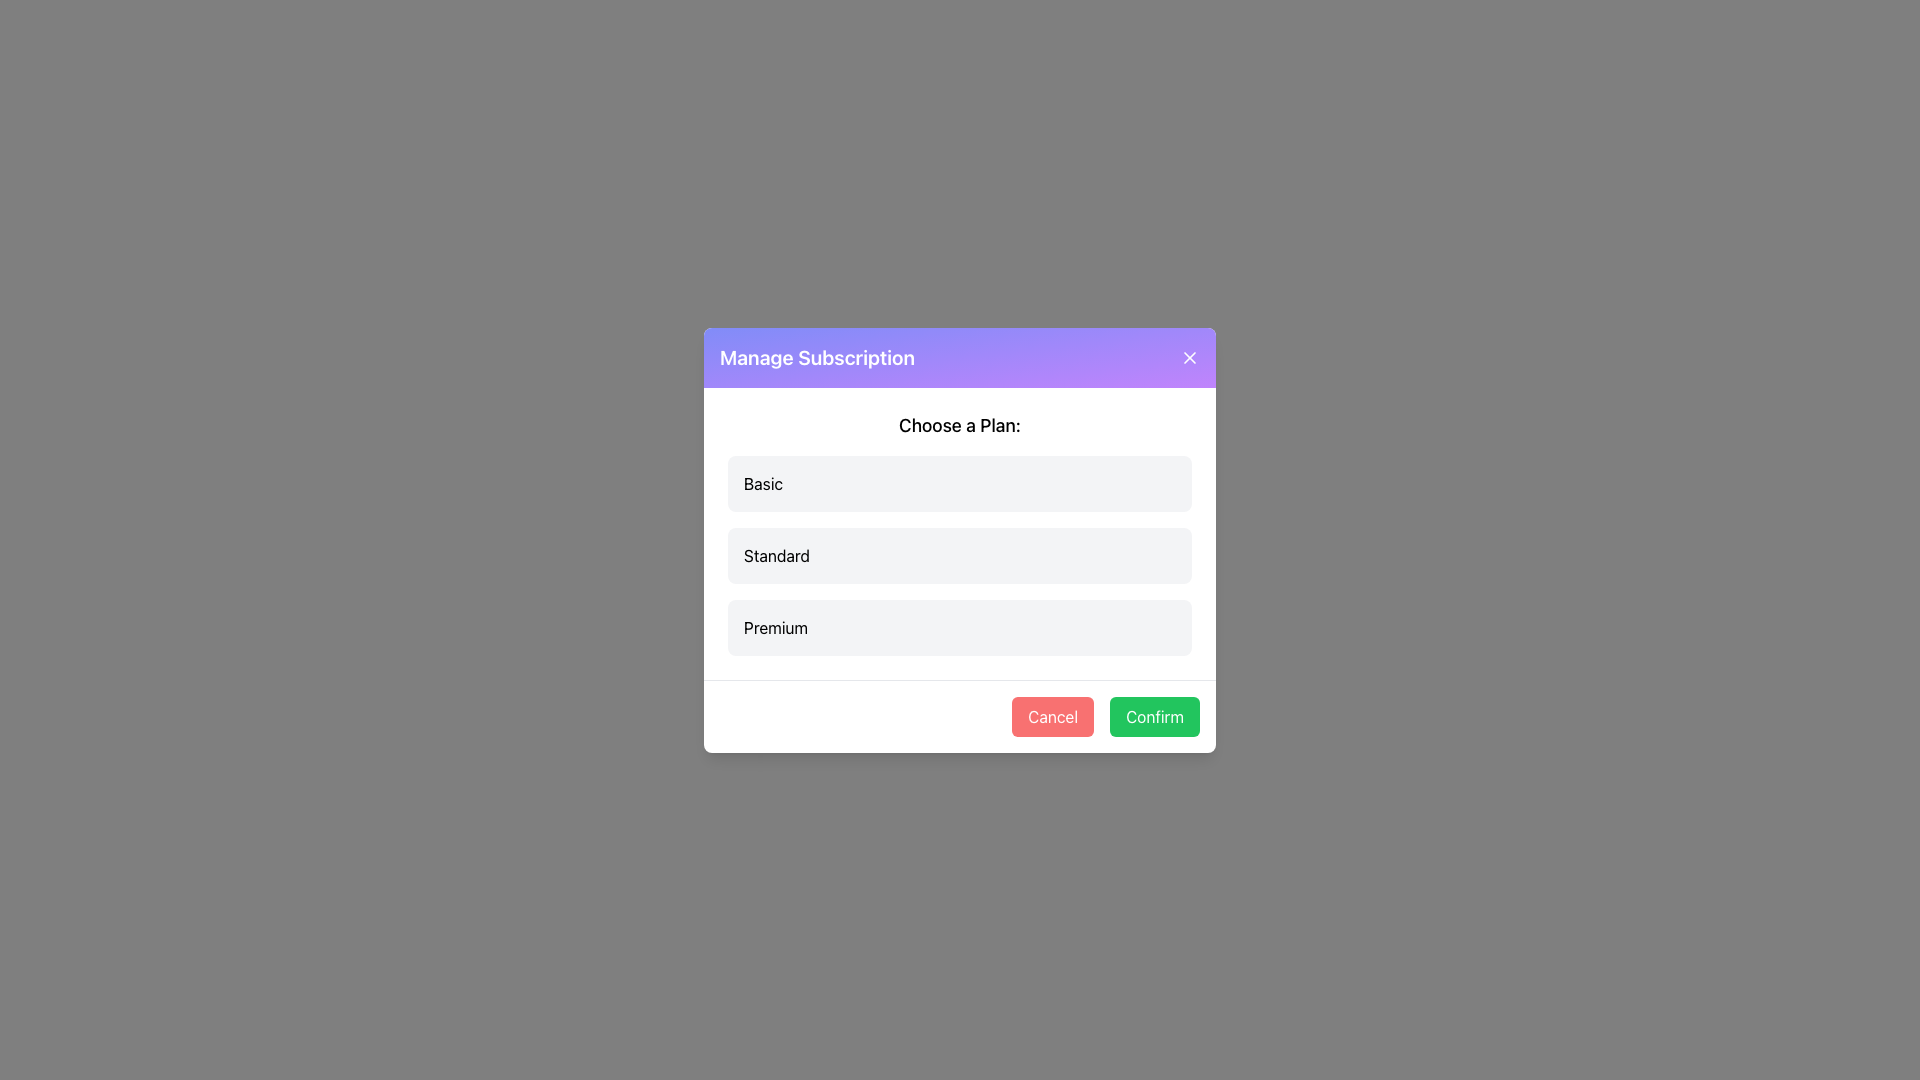  Describe the element at coordinates (817, 356) in the screenshot. I see `the 'Manage Subscription' text label, which is styled in bold white font and located near the left side of the title bar in the subscription management modal` at that location.